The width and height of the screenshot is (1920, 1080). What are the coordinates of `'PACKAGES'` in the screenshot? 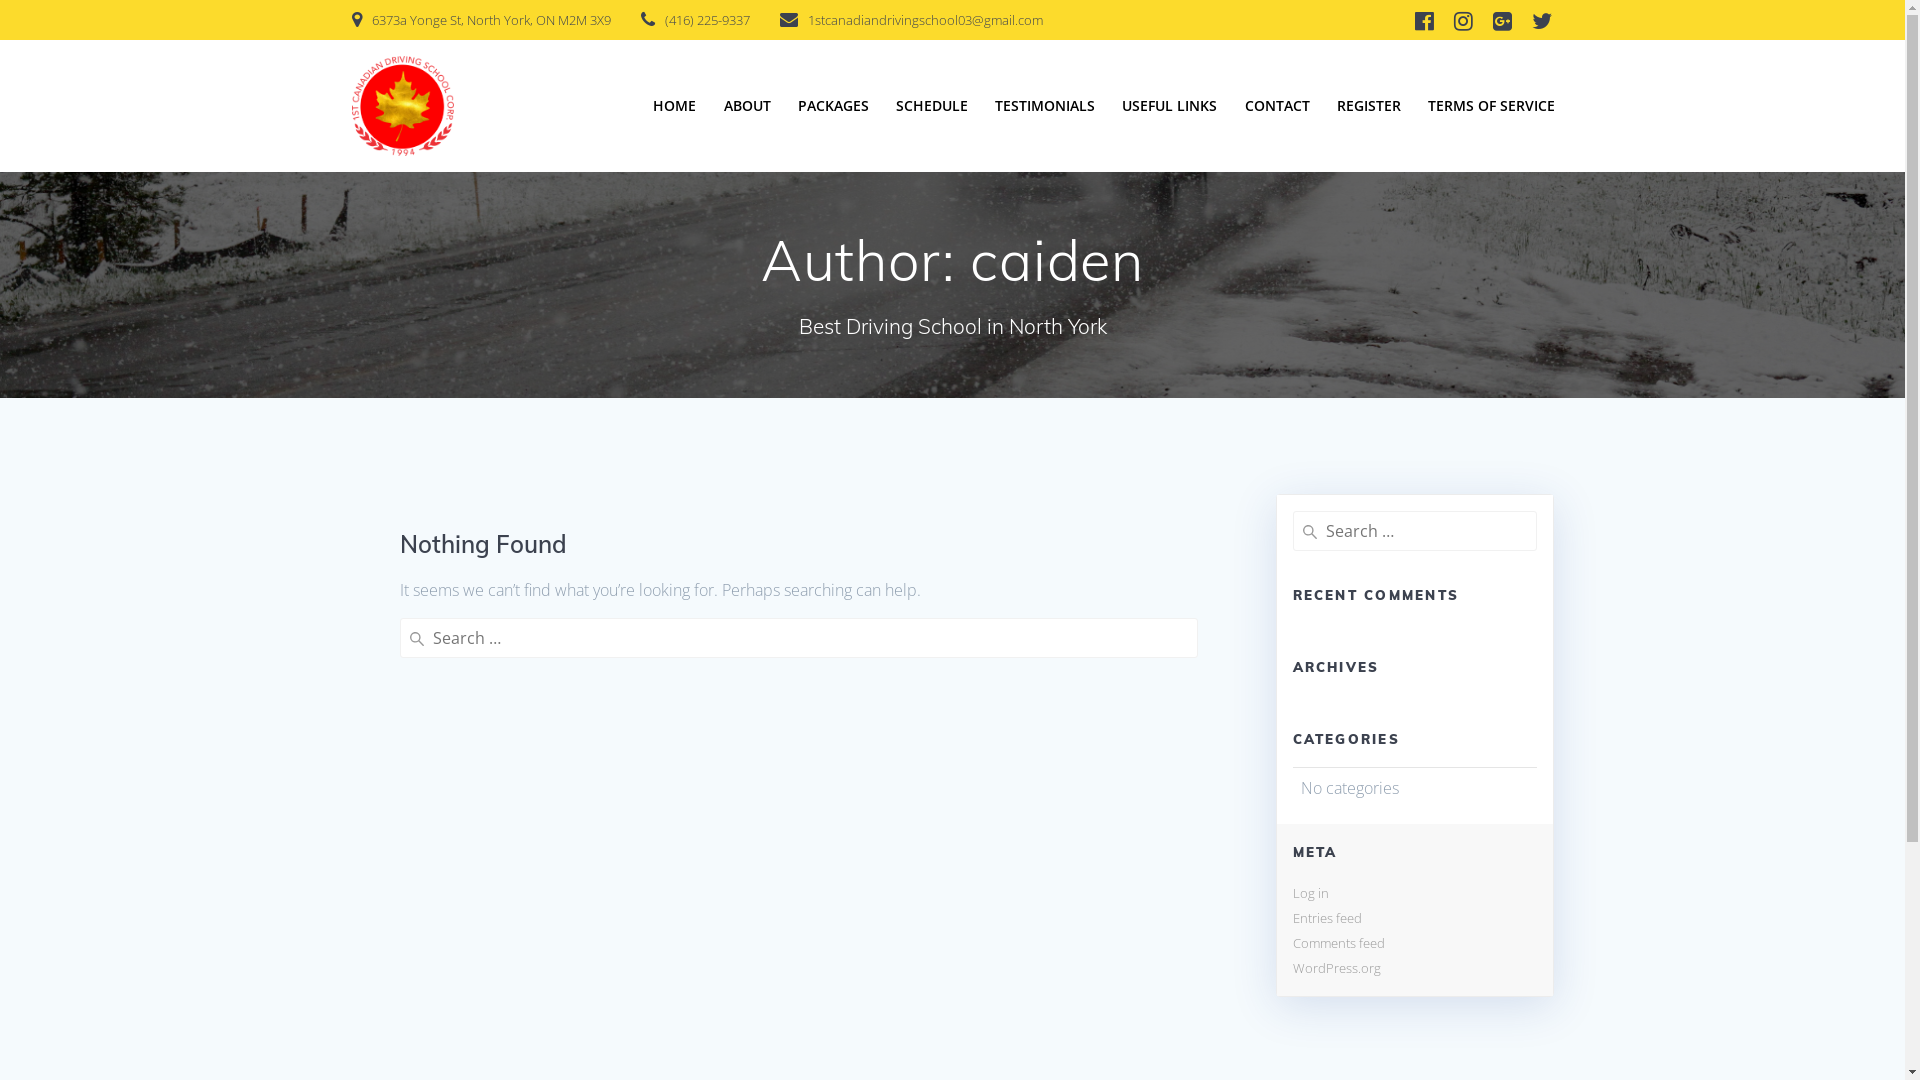 It's located at (833, 105).